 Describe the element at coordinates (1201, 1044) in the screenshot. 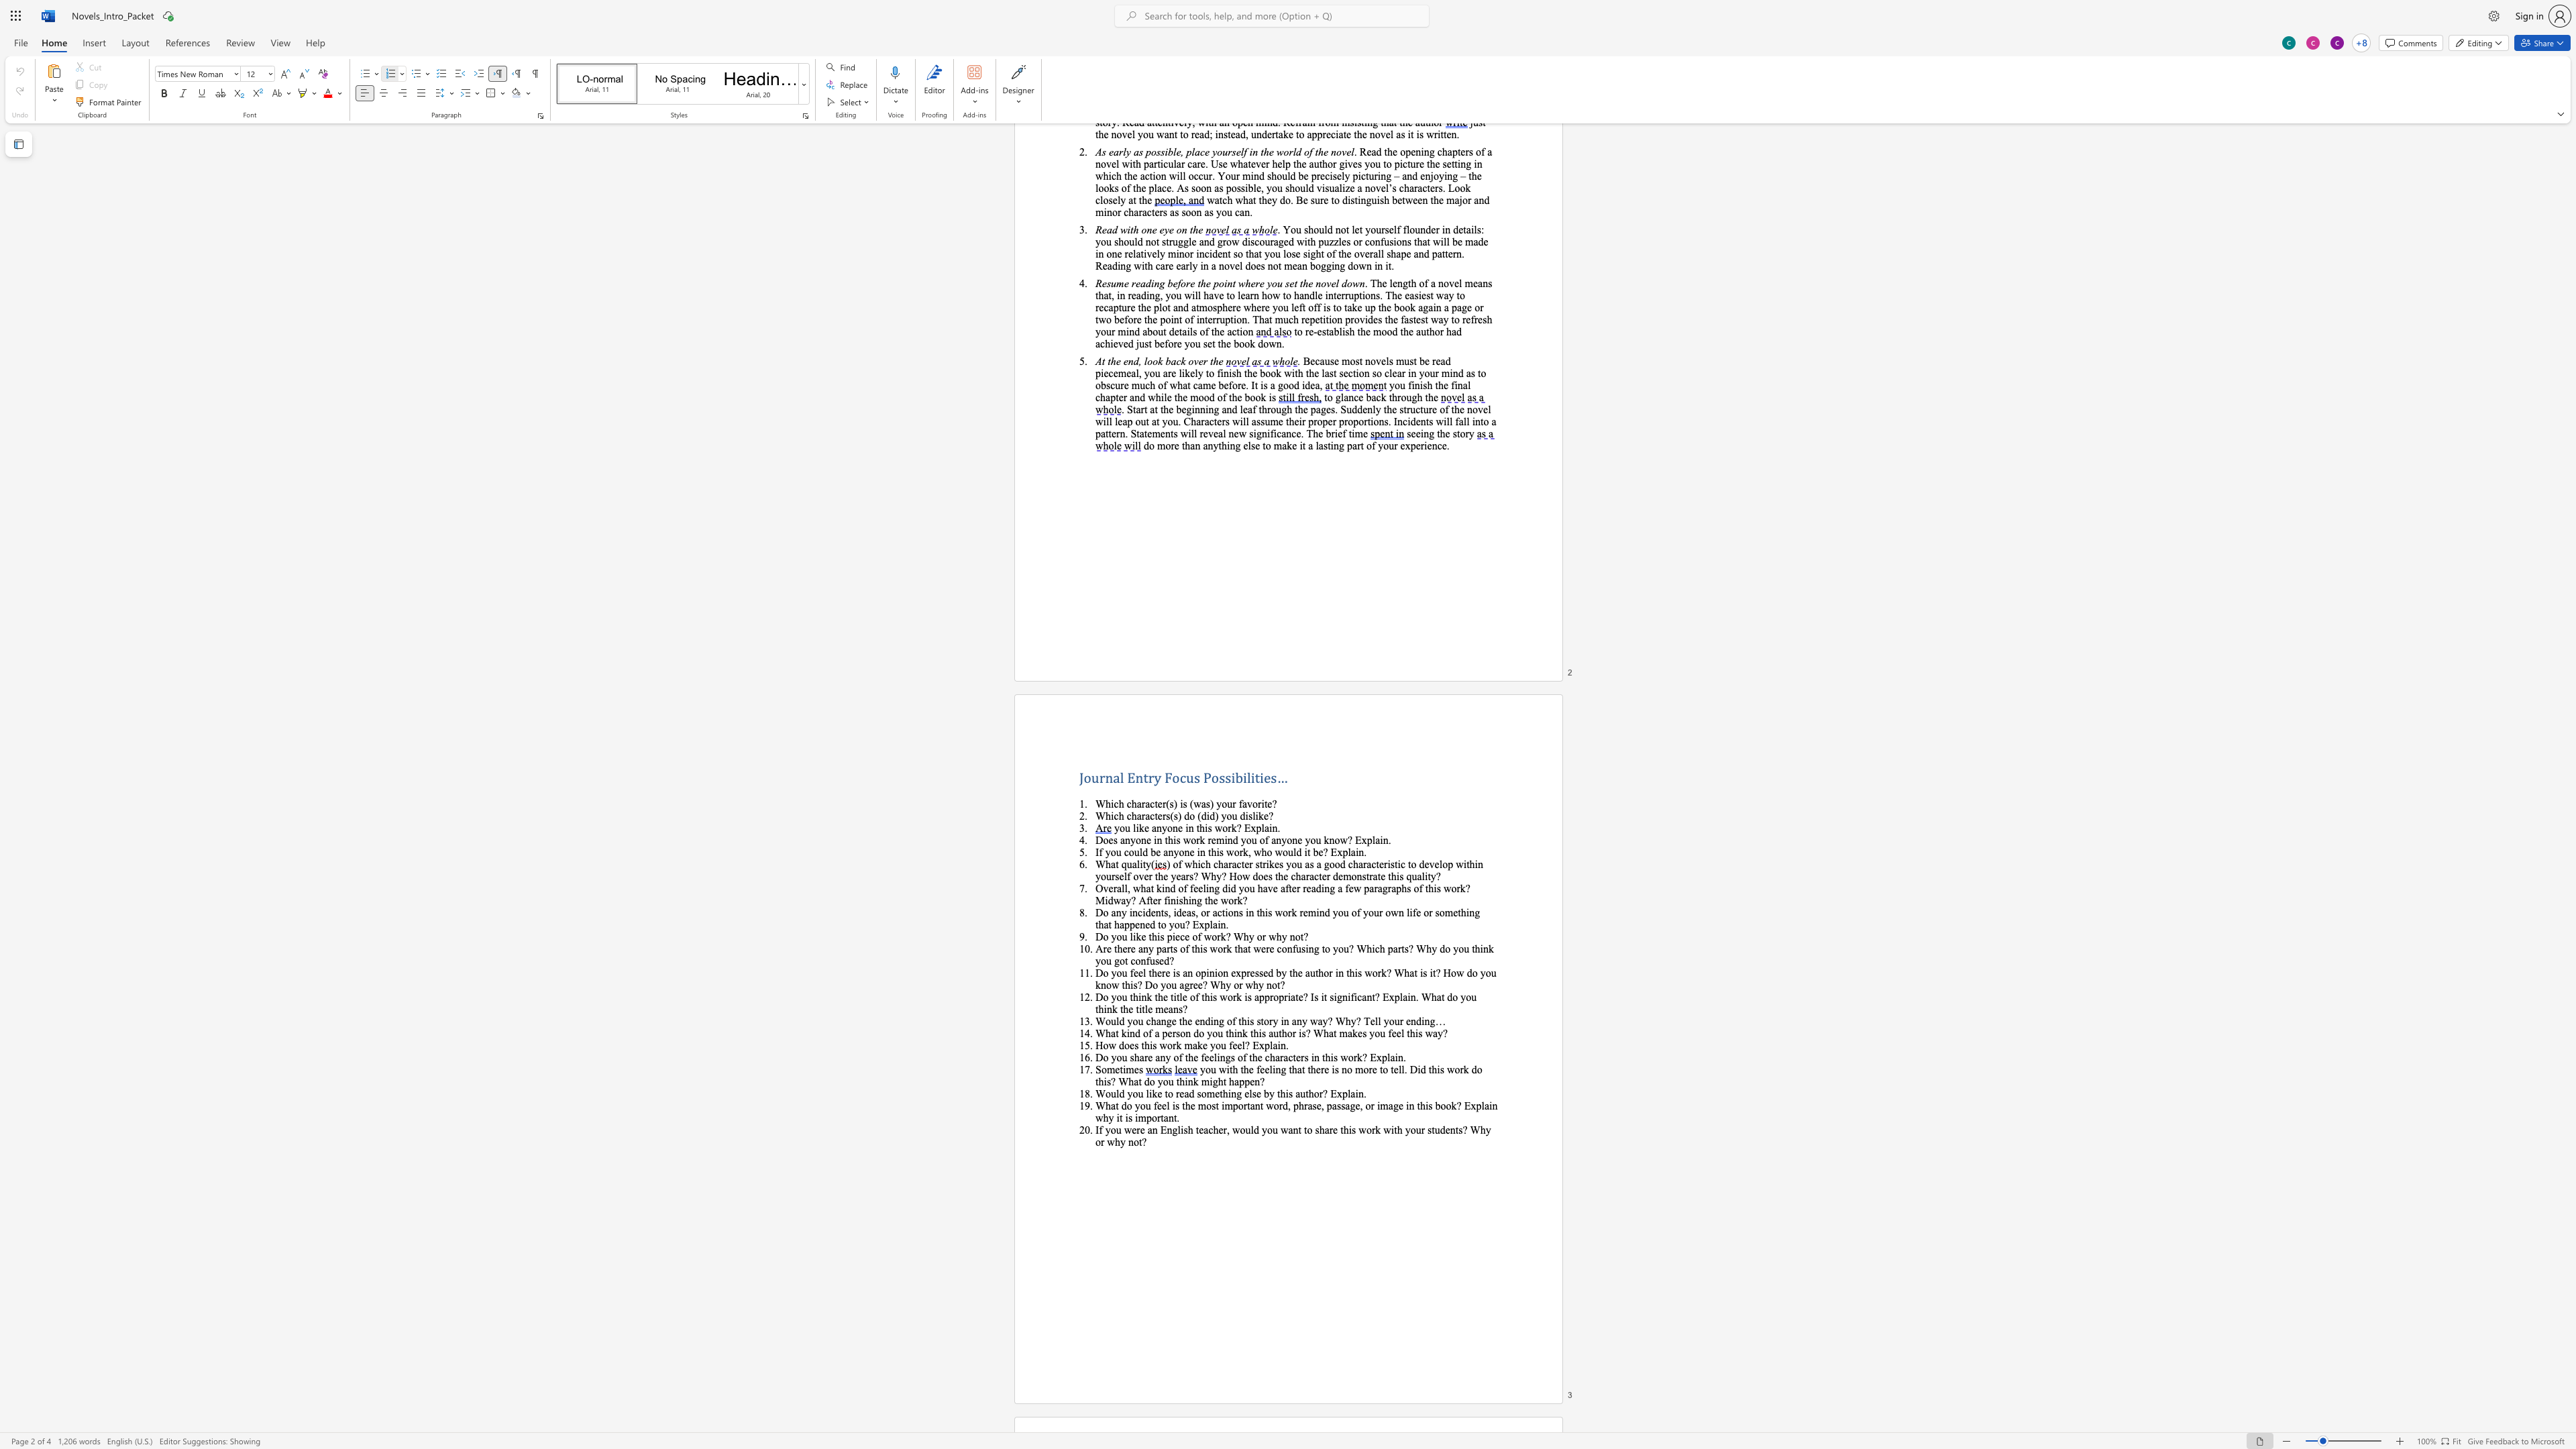

I see `the space between the continuous character "k" and "e" in the text` at that location.